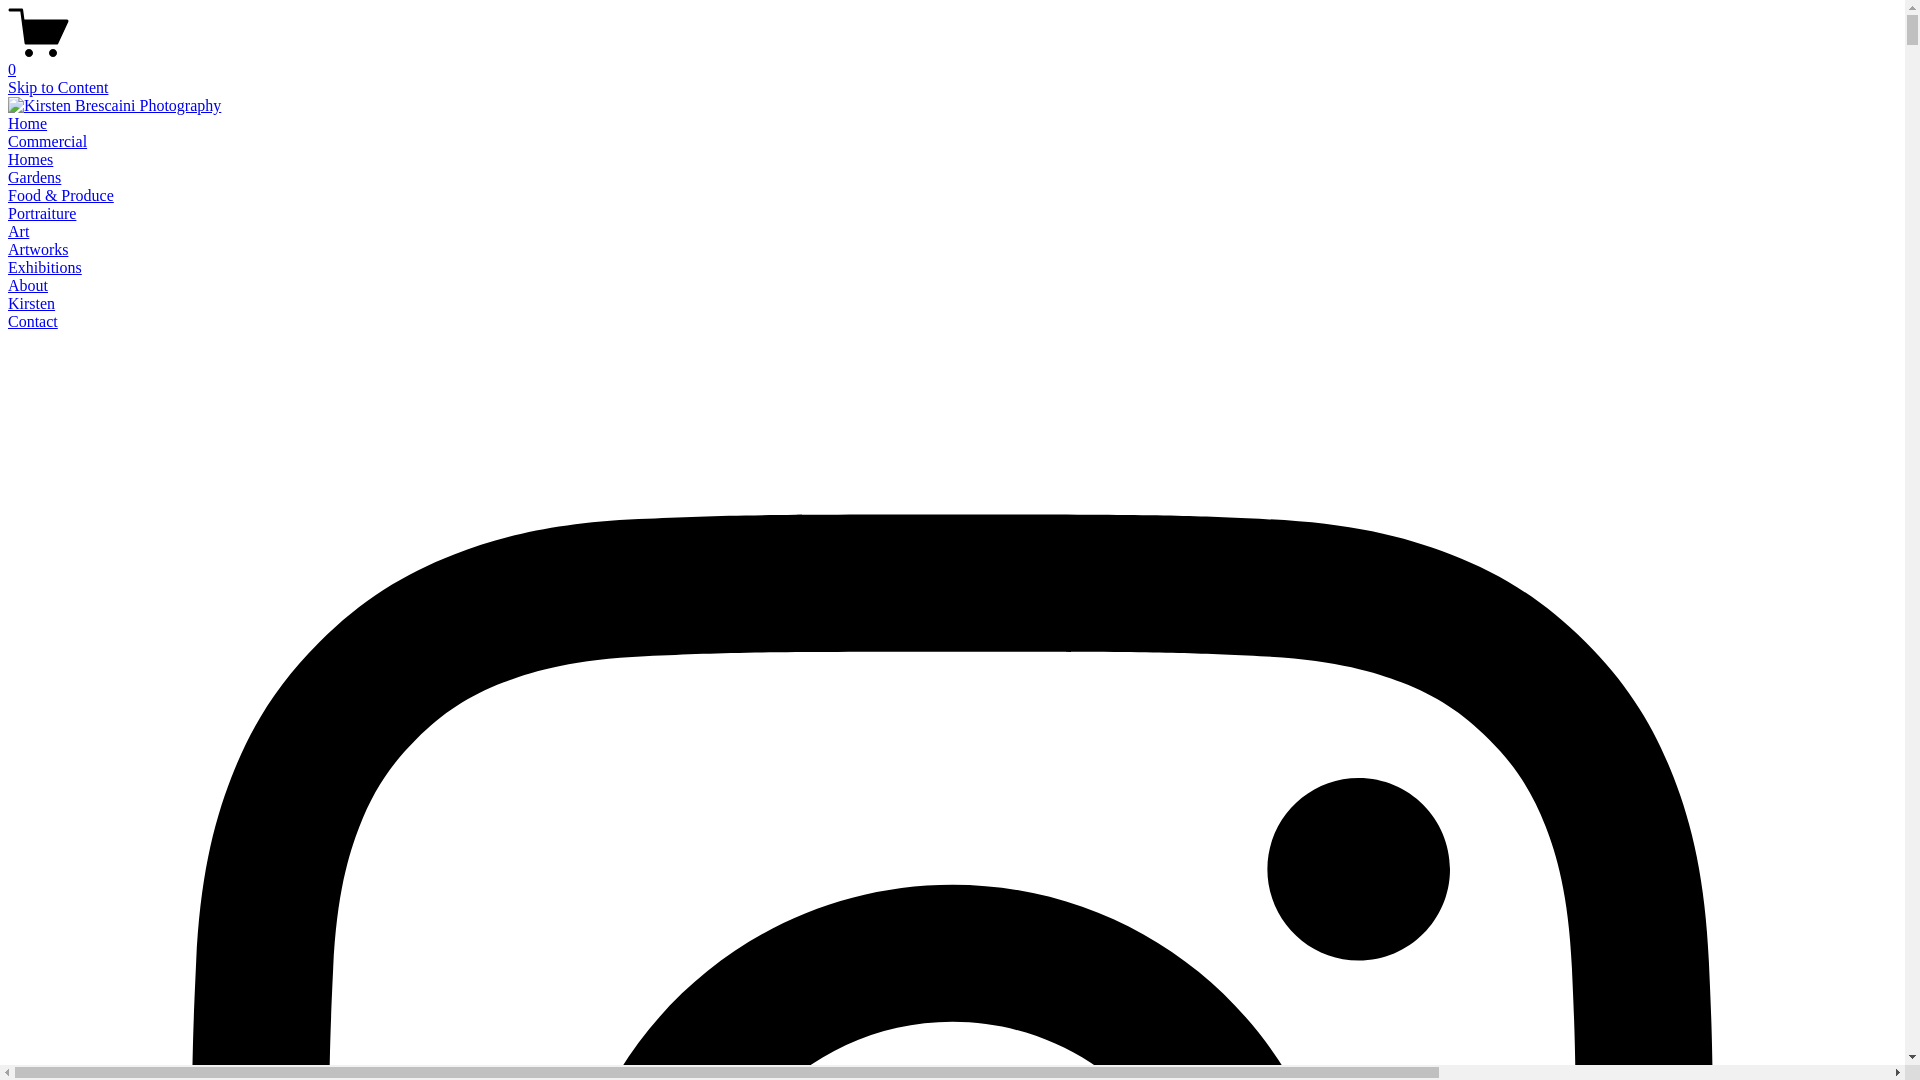 This screenshot has height=1080, width=1920. I want to click on 'Artworks', so click(38, 248).